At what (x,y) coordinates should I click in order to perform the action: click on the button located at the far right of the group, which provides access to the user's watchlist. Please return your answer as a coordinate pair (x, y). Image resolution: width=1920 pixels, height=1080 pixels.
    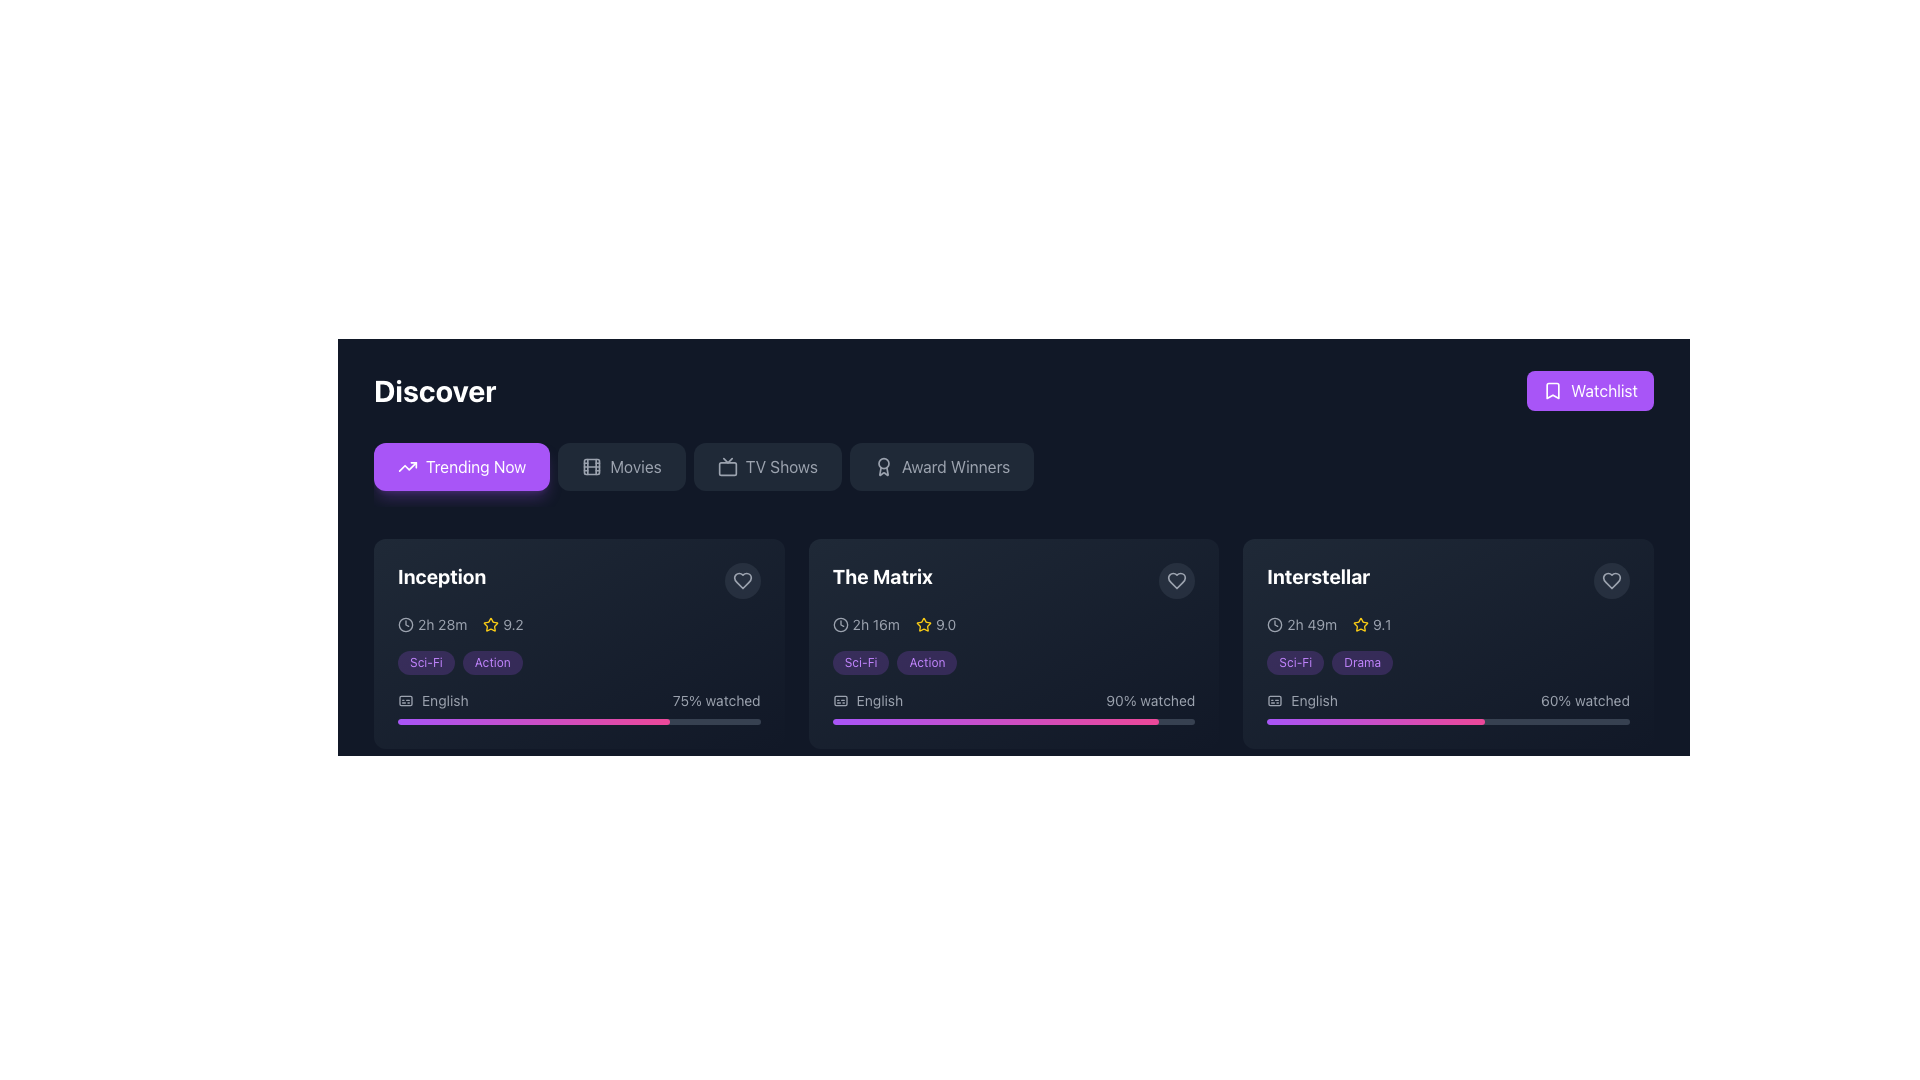
    Looking at the image, I should click on (1589, 390).